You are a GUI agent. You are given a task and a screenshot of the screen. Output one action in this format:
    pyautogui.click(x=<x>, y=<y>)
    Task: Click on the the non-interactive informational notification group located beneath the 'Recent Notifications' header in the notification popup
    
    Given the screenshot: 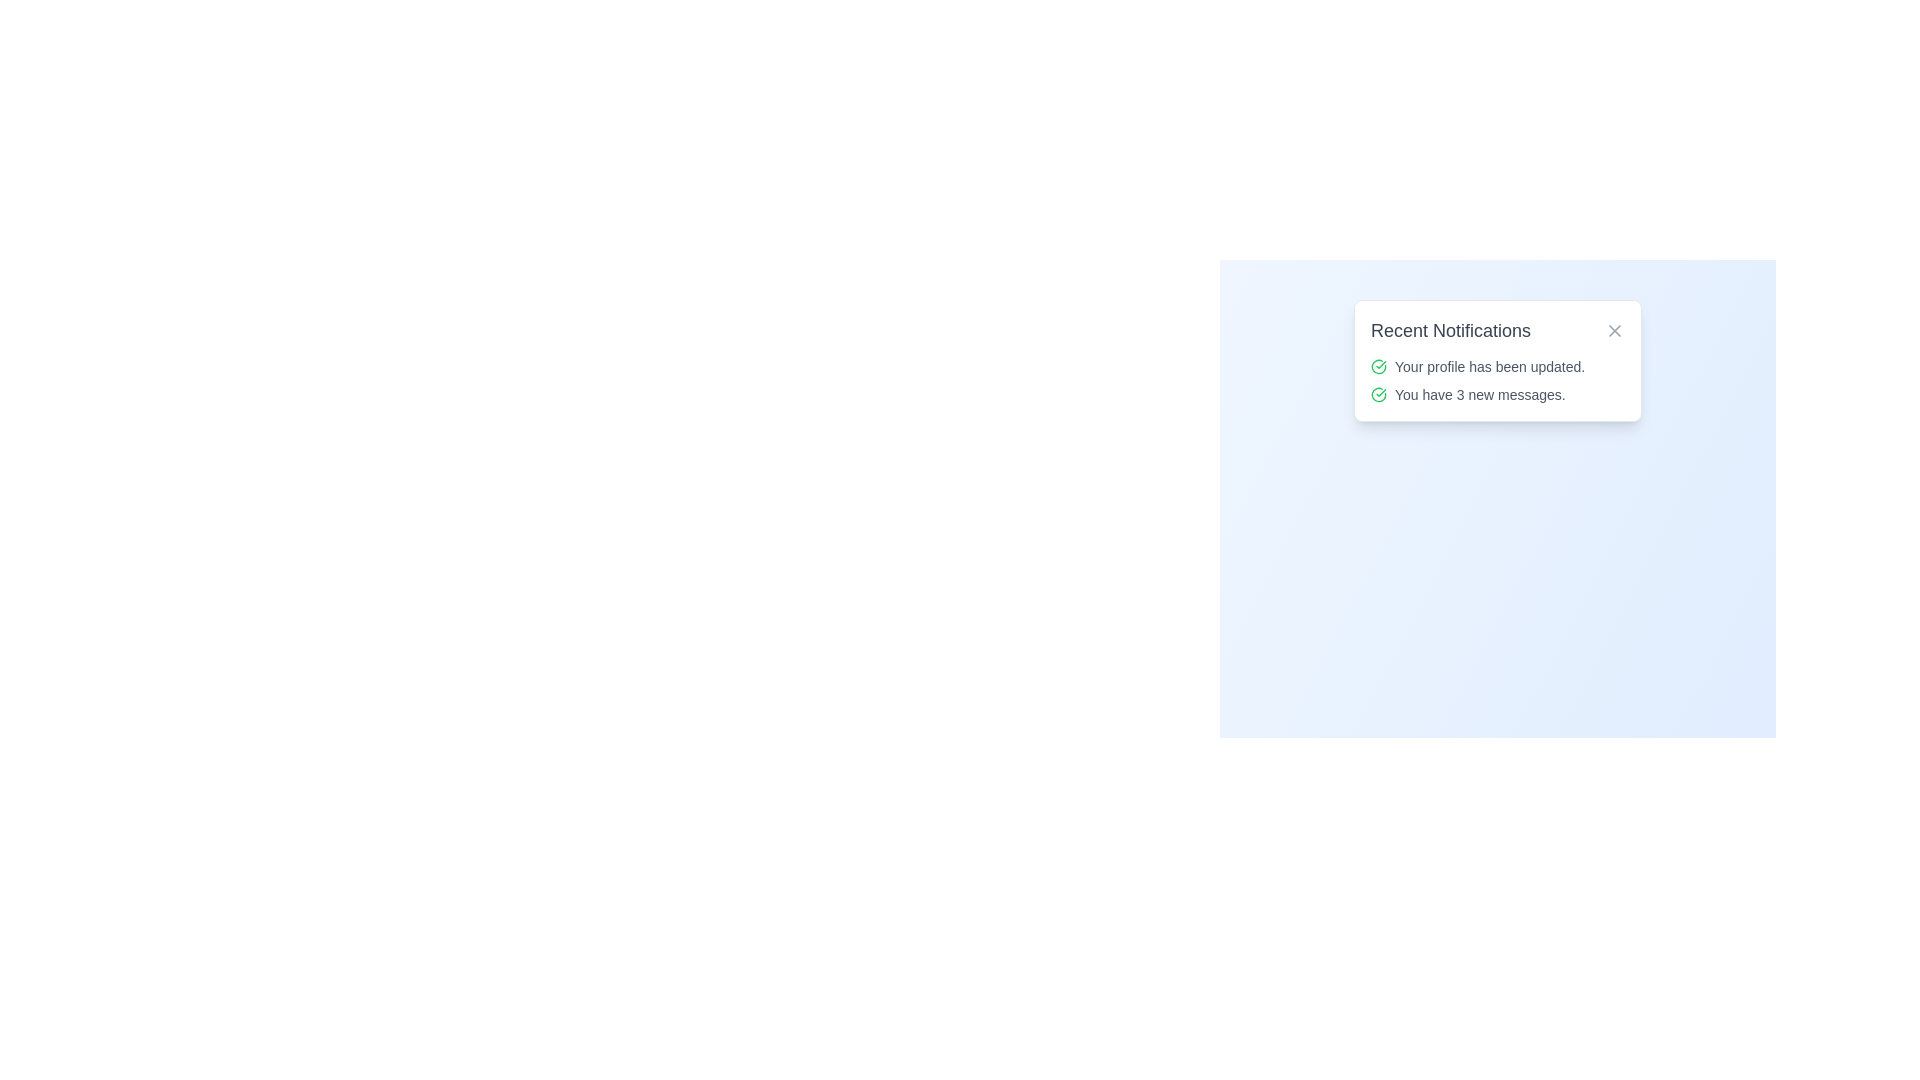 What is the action you would take?
    pyautogui.click(x=1497, y=381)
    